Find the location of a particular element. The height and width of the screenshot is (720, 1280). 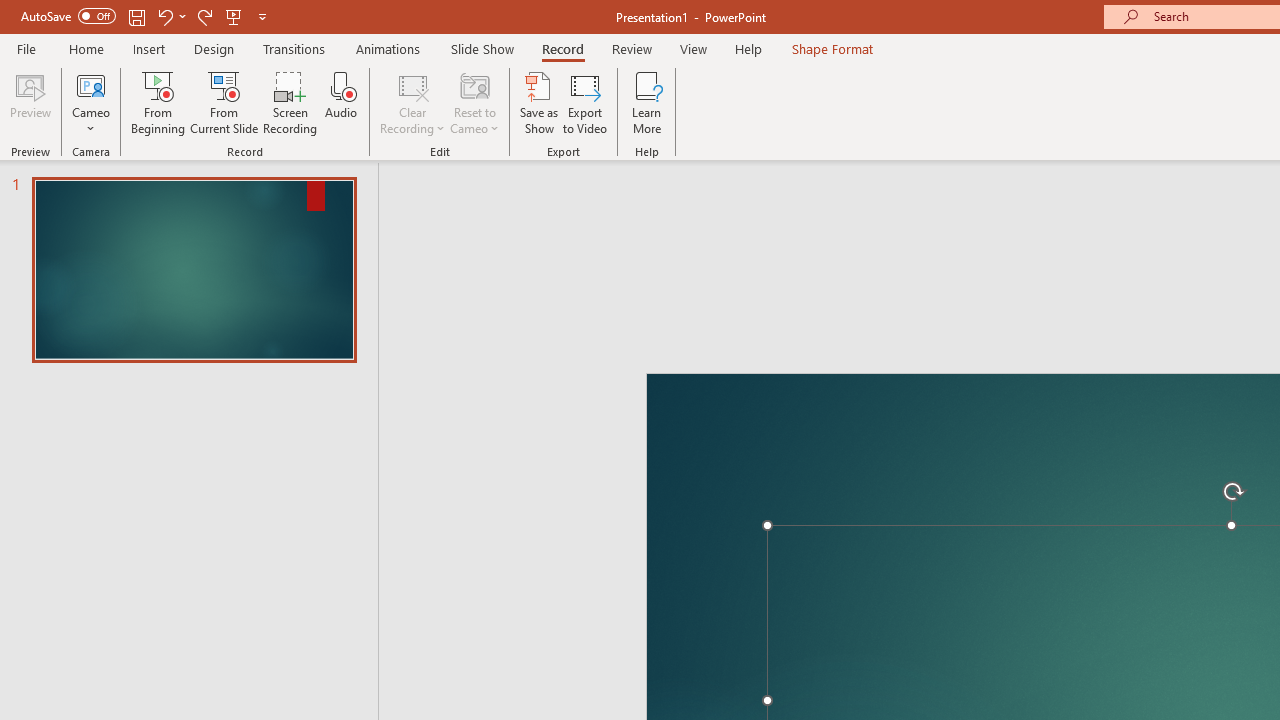

'Learn More' is located at coordinates (647, 103).